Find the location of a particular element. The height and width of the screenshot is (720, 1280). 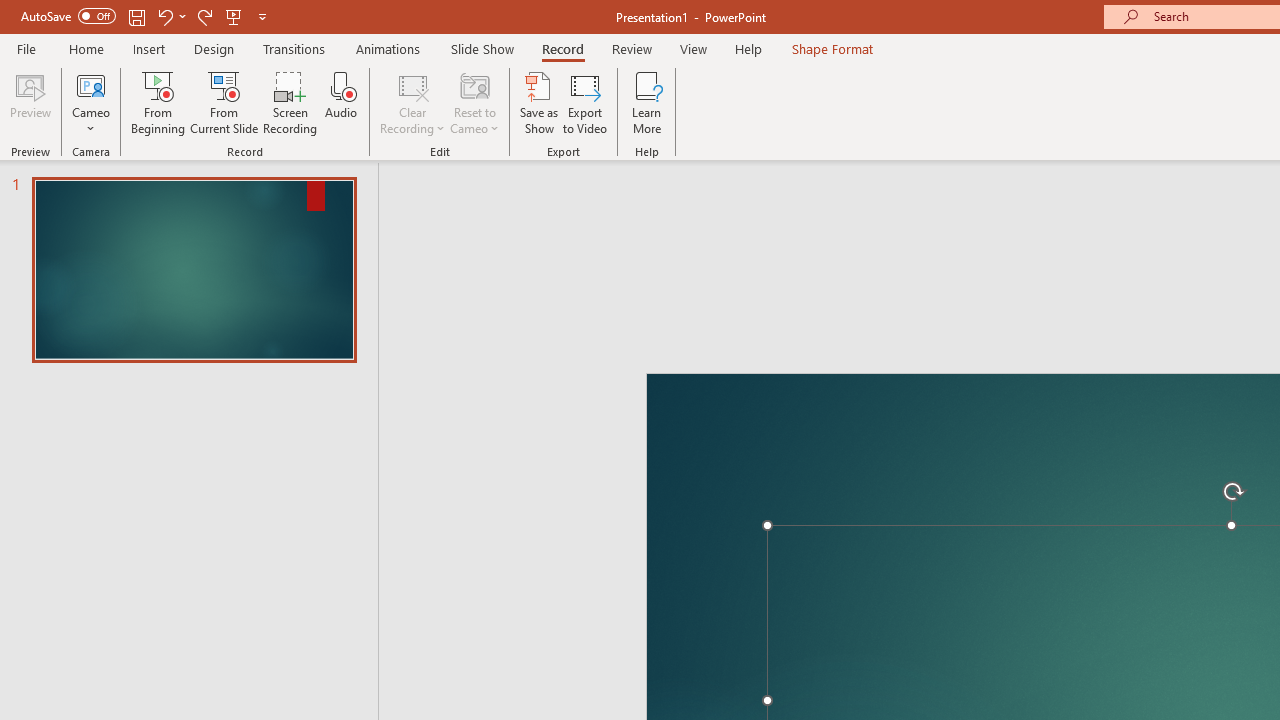

'Learn More' is located at coordinates (647, 103).